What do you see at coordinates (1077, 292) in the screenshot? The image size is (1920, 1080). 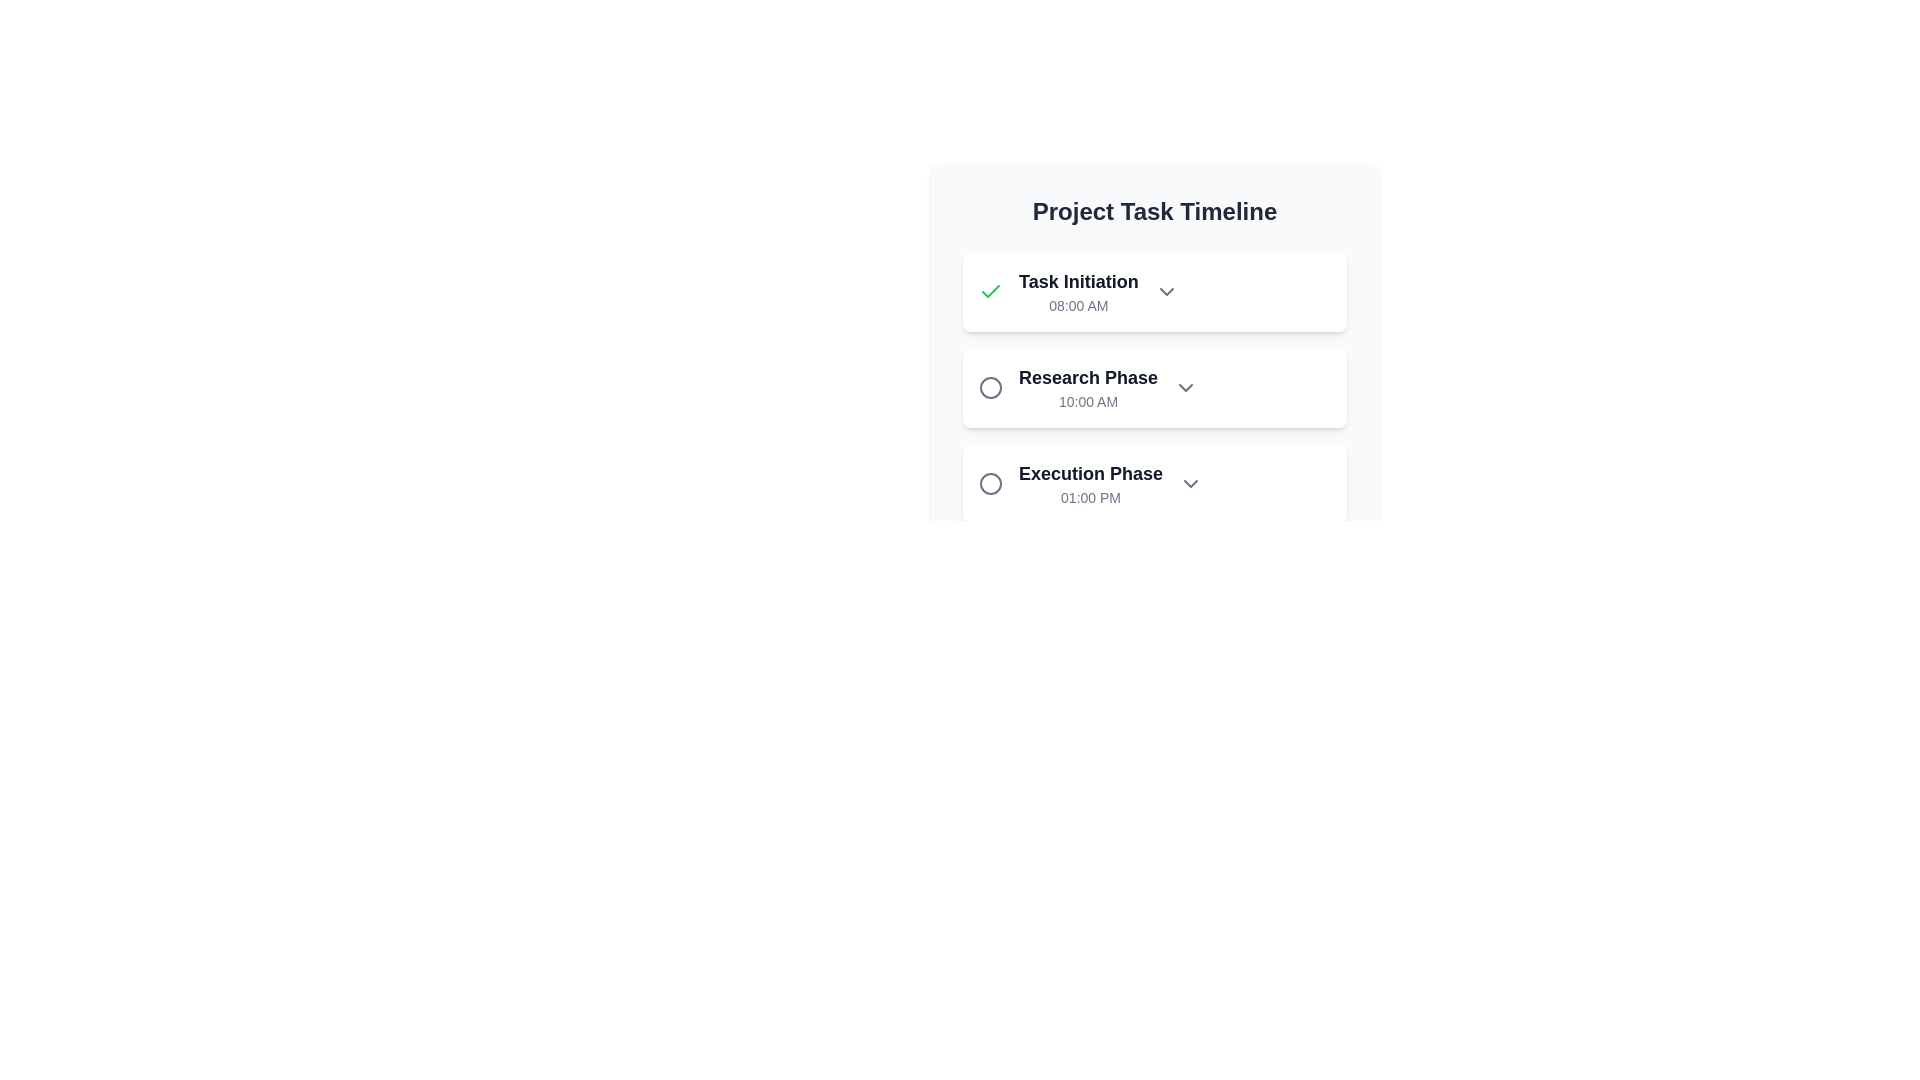 I see `Text Display element that shows the event's title and scheduled time, located in the upper section of a list-like interface` at bounding box center [1077, 292].